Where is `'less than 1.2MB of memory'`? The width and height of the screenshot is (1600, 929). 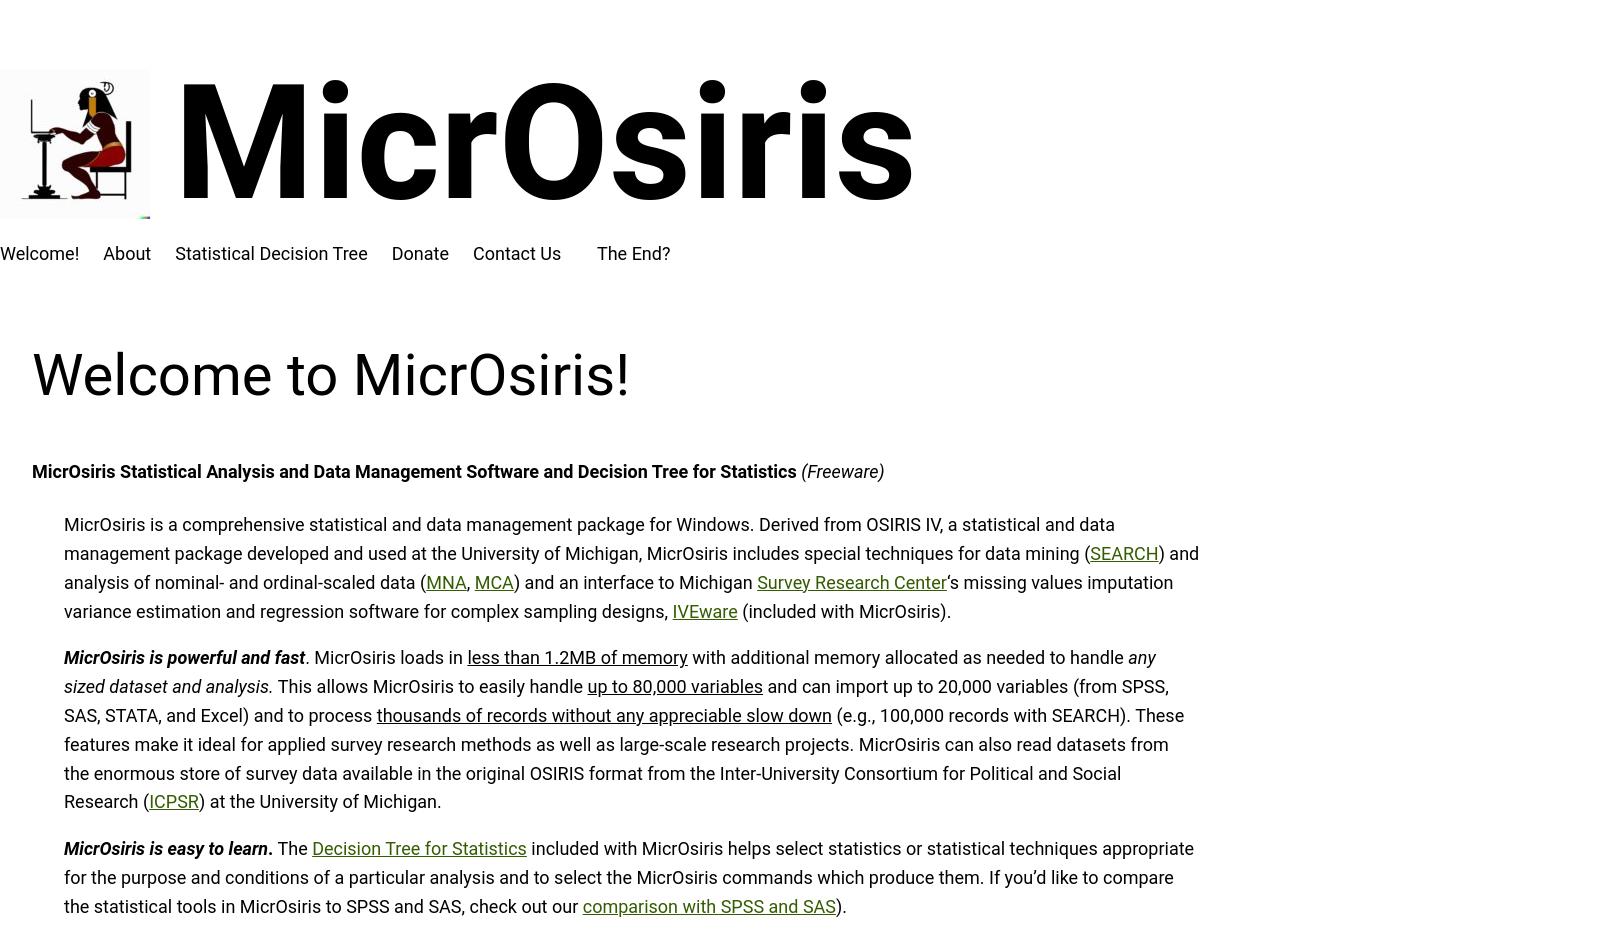
'less than 1.2MB of memory' is located at coordinates (575, 657).